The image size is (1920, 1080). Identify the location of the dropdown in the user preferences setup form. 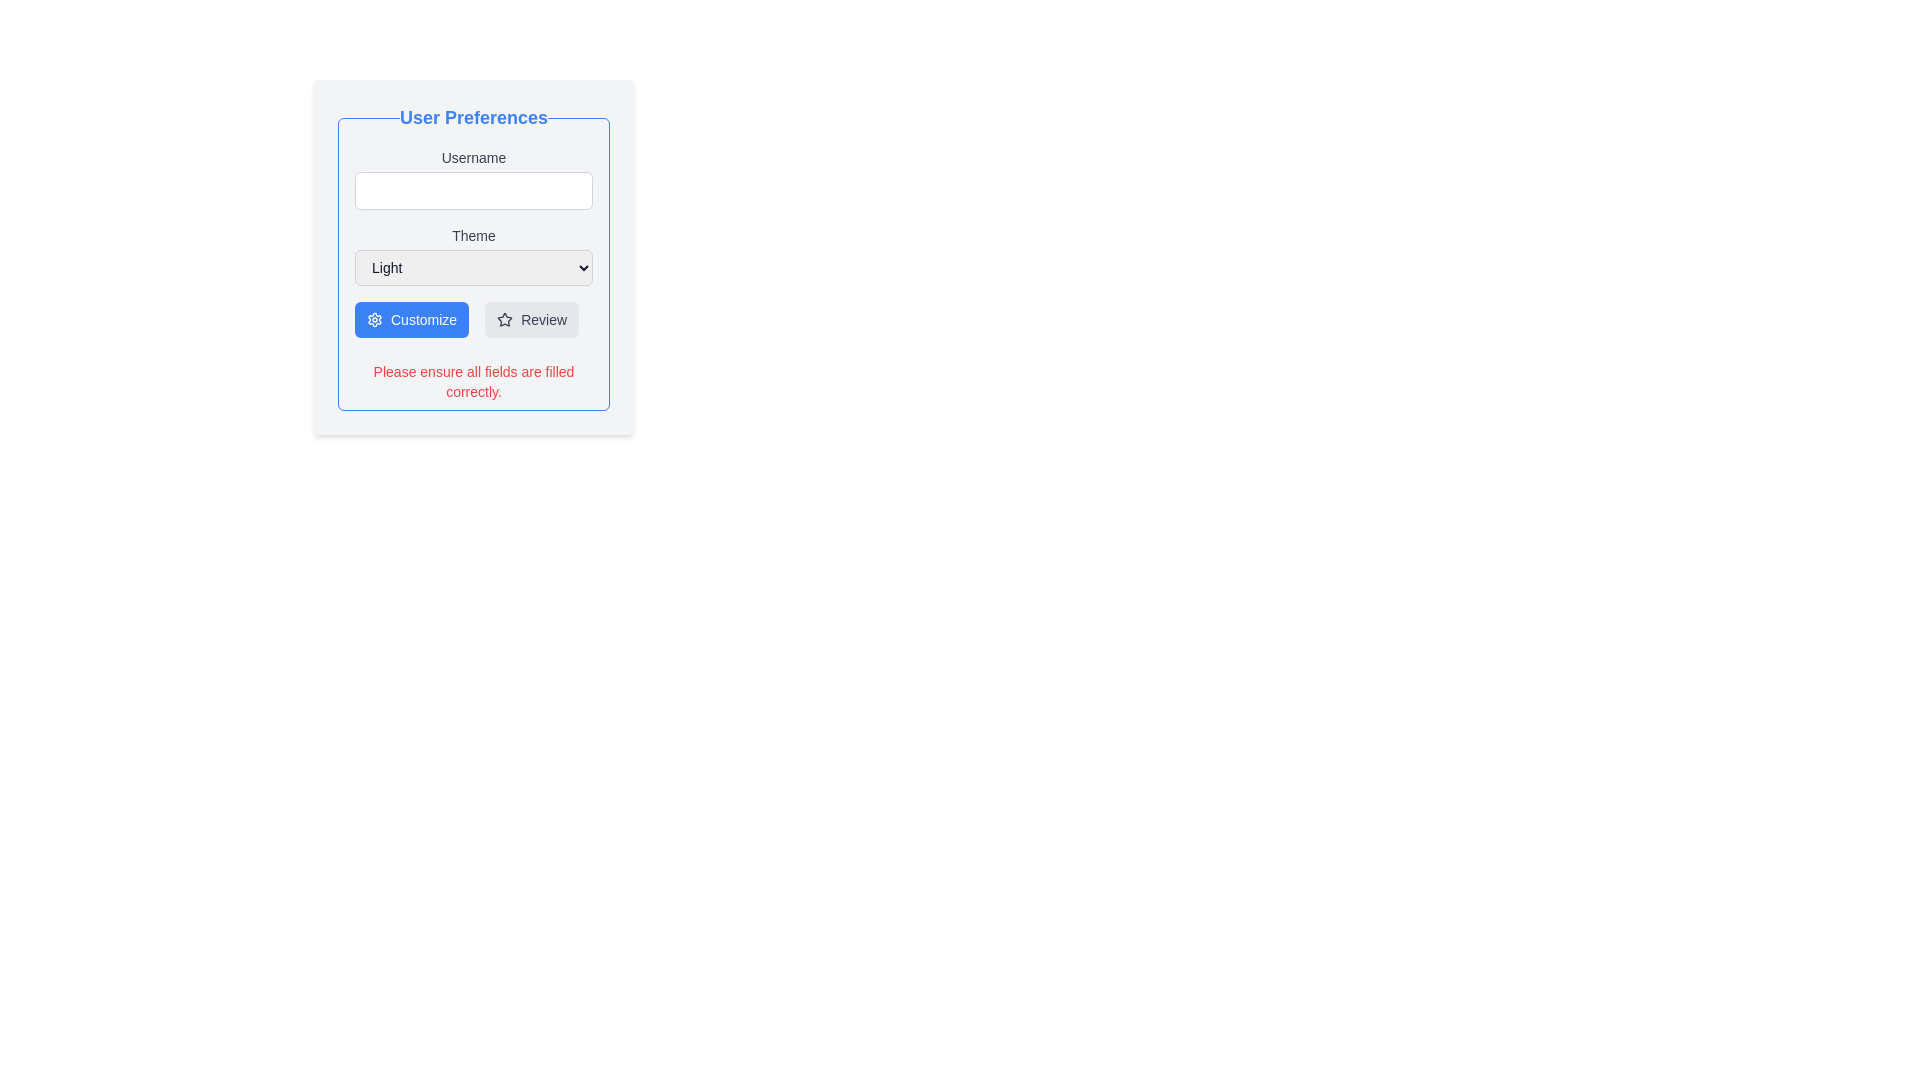
(473, 256).